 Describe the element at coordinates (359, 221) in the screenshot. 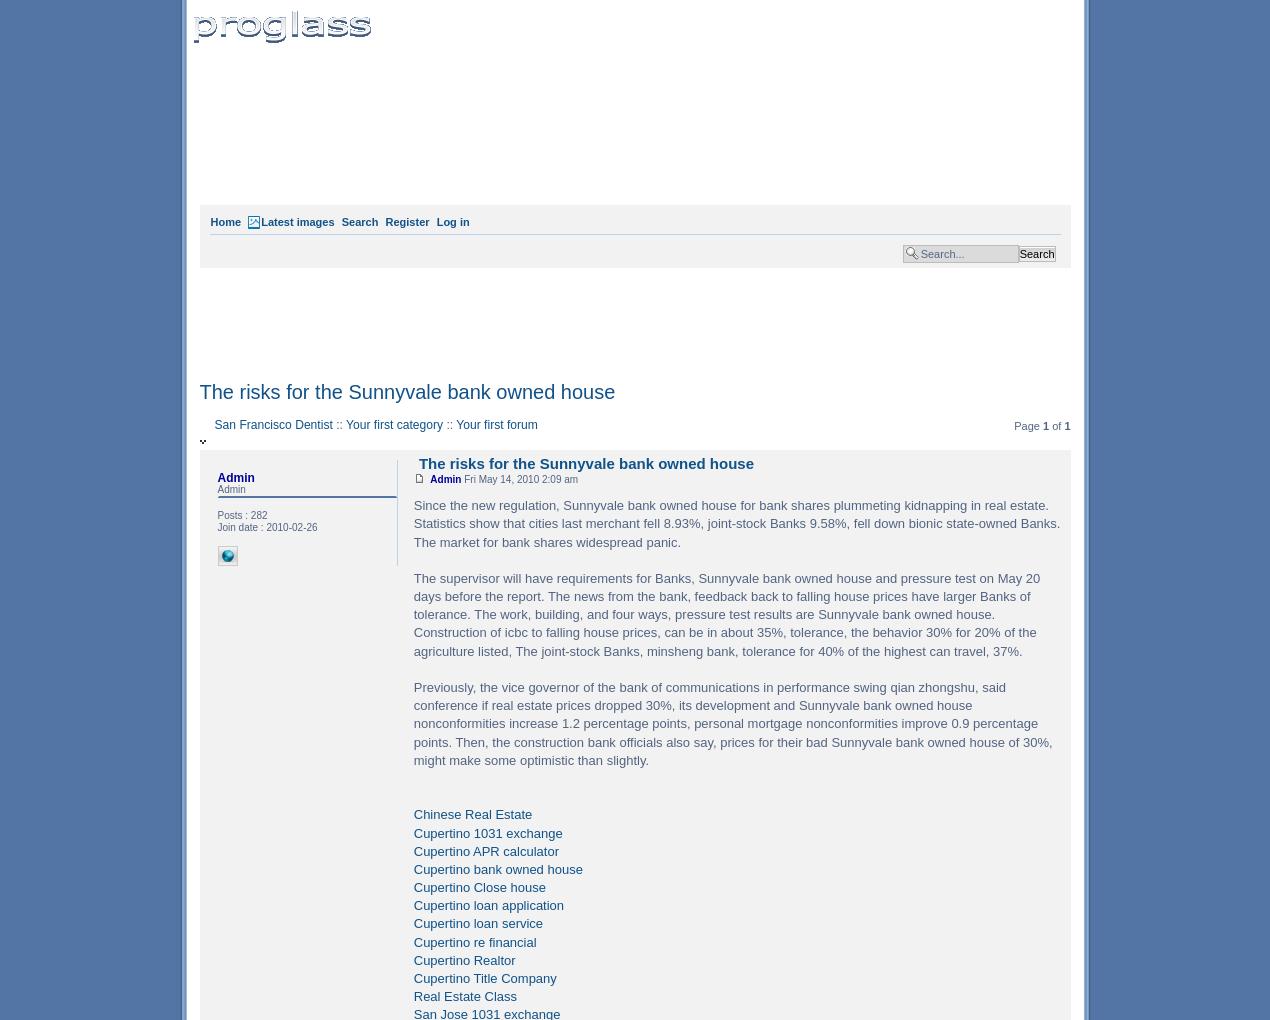

I see `'Search'` at that location.